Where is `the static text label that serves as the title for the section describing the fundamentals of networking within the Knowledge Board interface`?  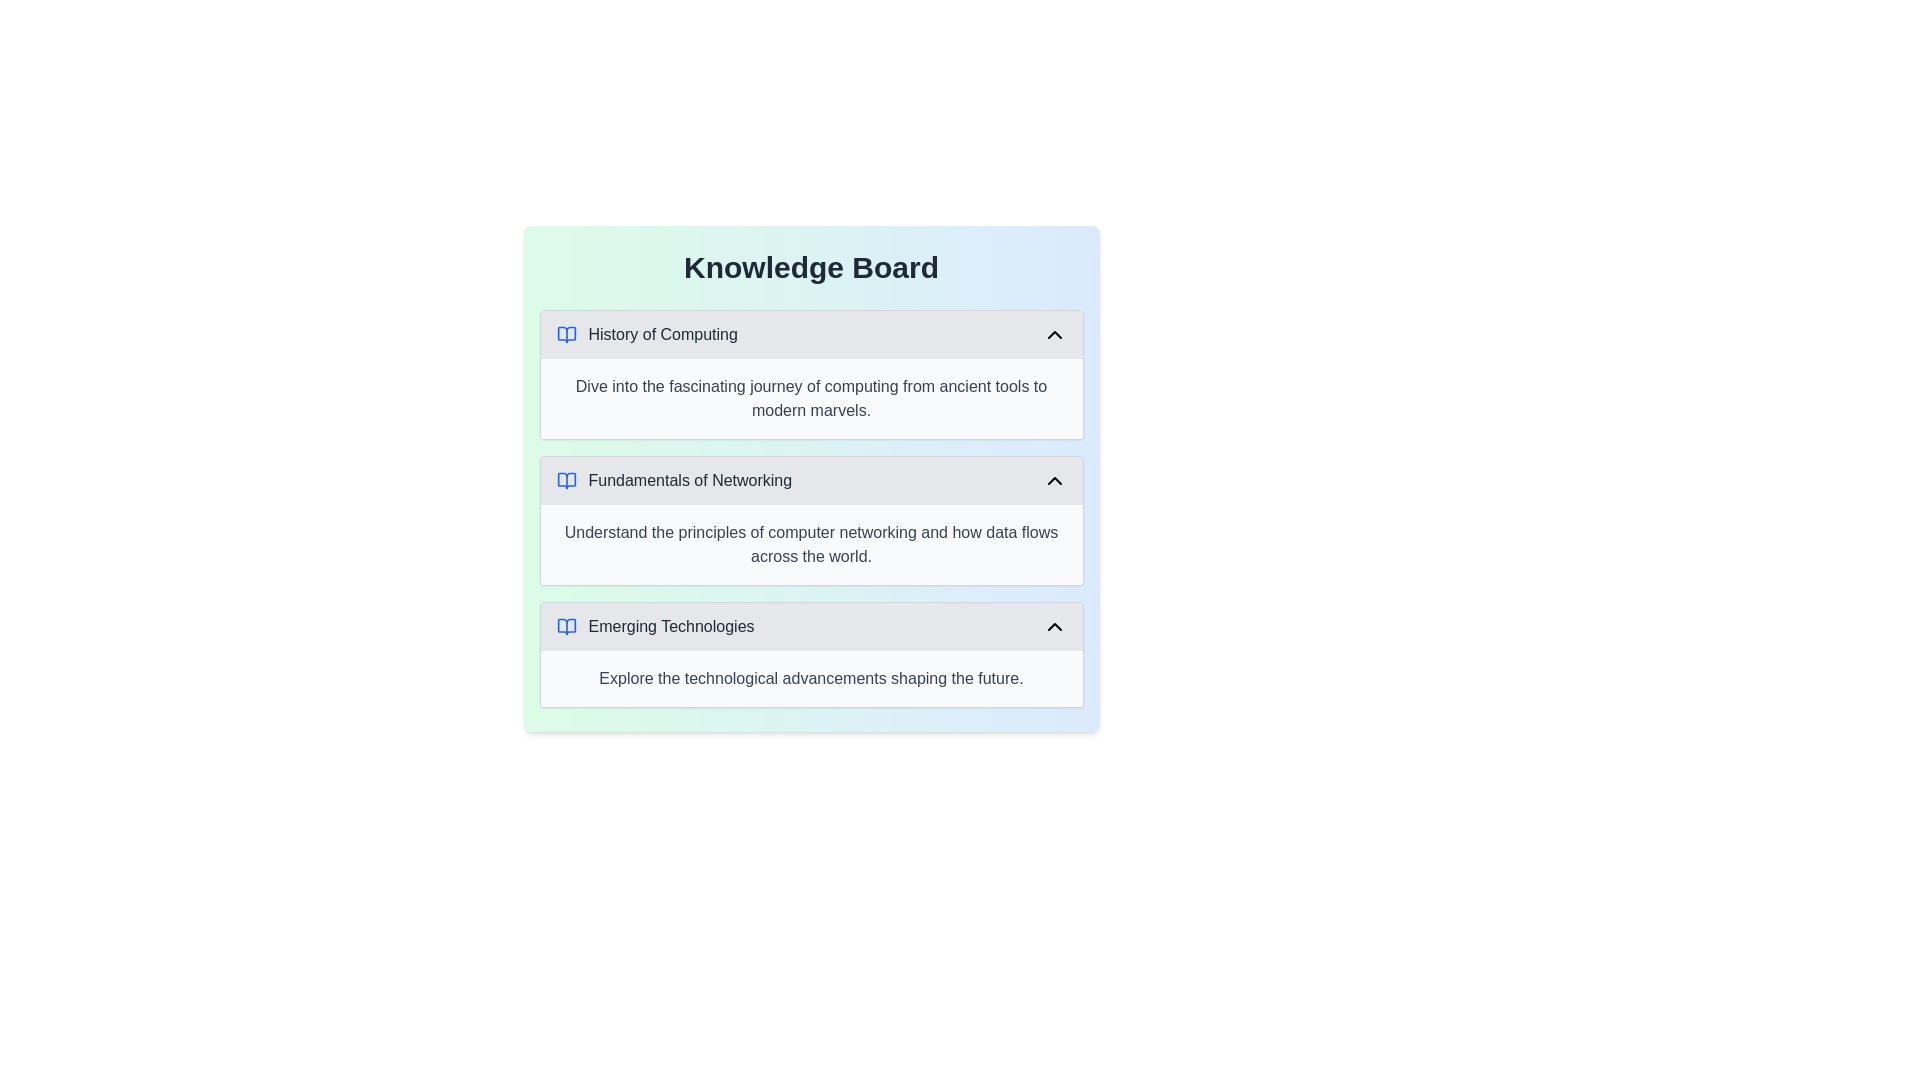 the static text label that serves as the title for the section describing the fundamentals of networking within the Knowledge Board interface is located at coordinates (690, 481).